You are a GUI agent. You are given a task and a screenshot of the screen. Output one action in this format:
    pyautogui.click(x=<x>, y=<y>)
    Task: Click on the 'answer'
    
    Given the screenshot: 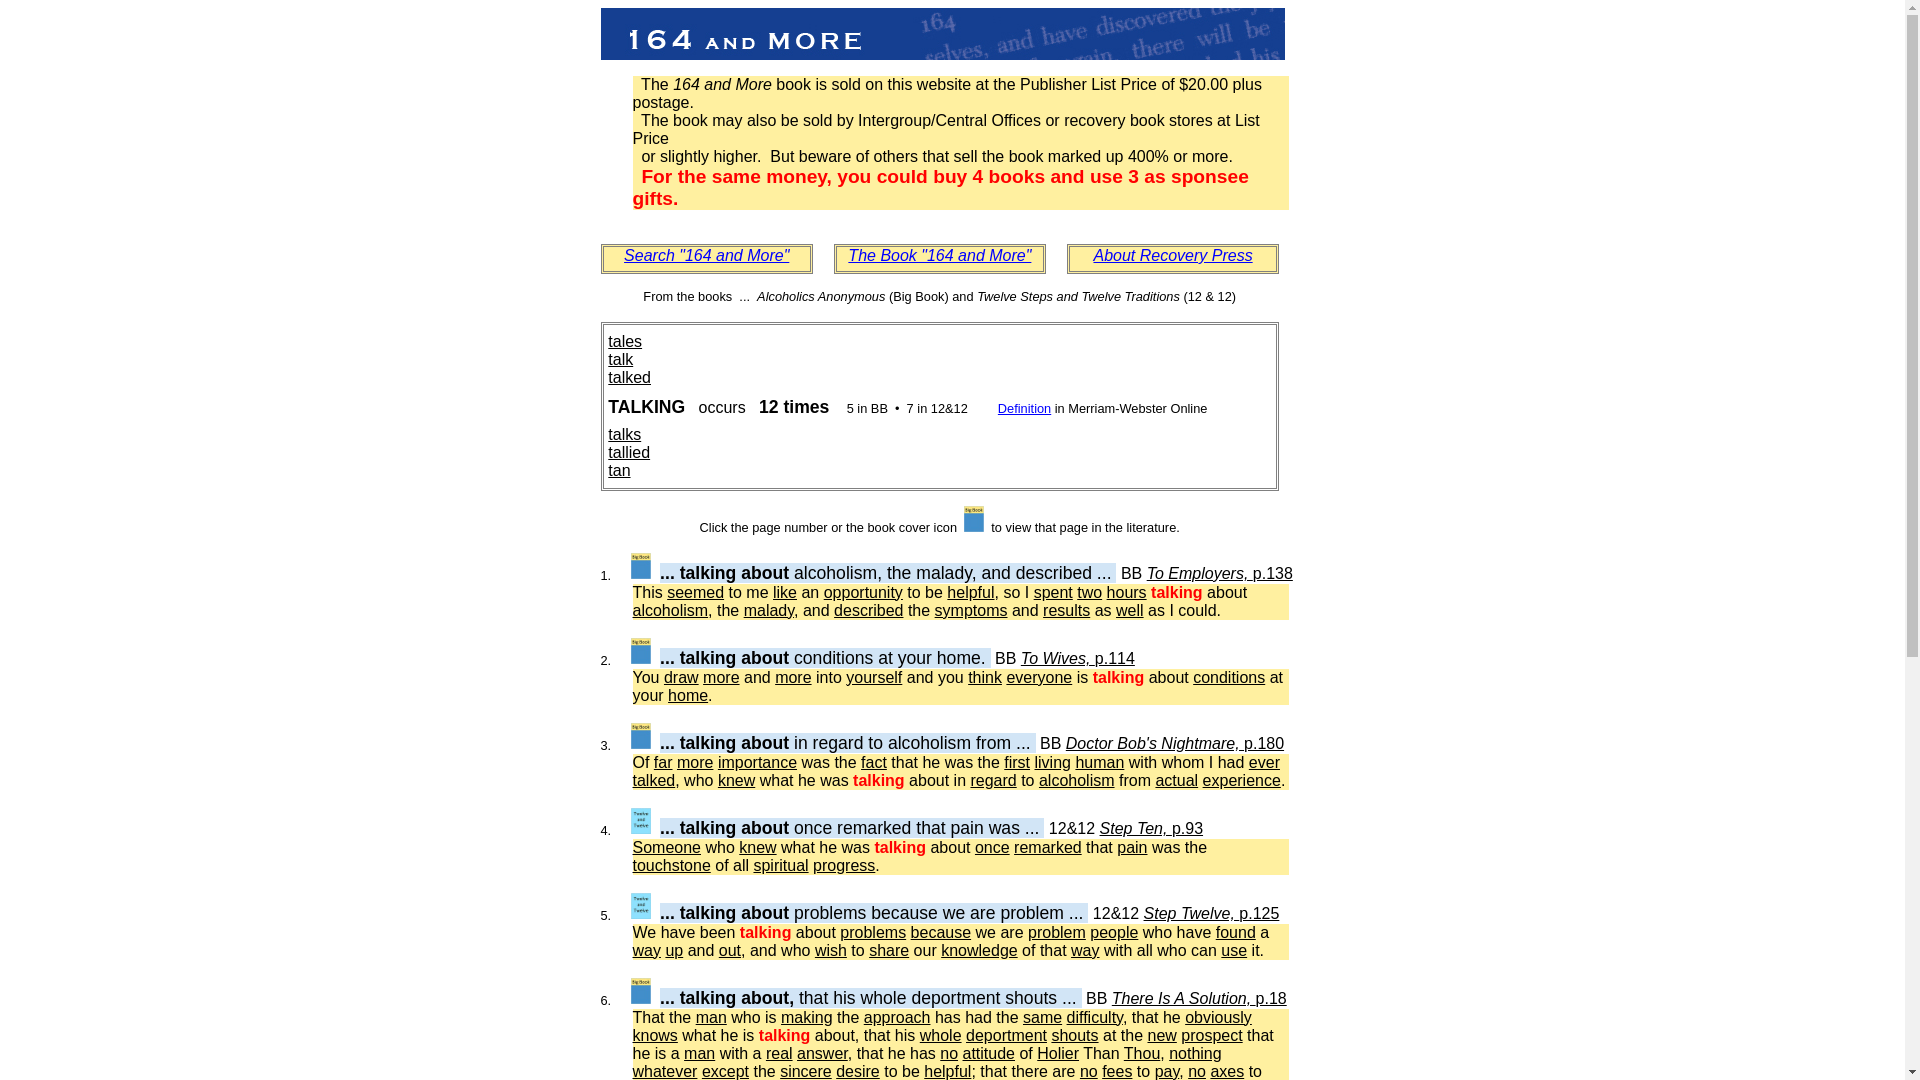 What is the action you would take?
    pyautogui.click(x=795, y=1052)
    